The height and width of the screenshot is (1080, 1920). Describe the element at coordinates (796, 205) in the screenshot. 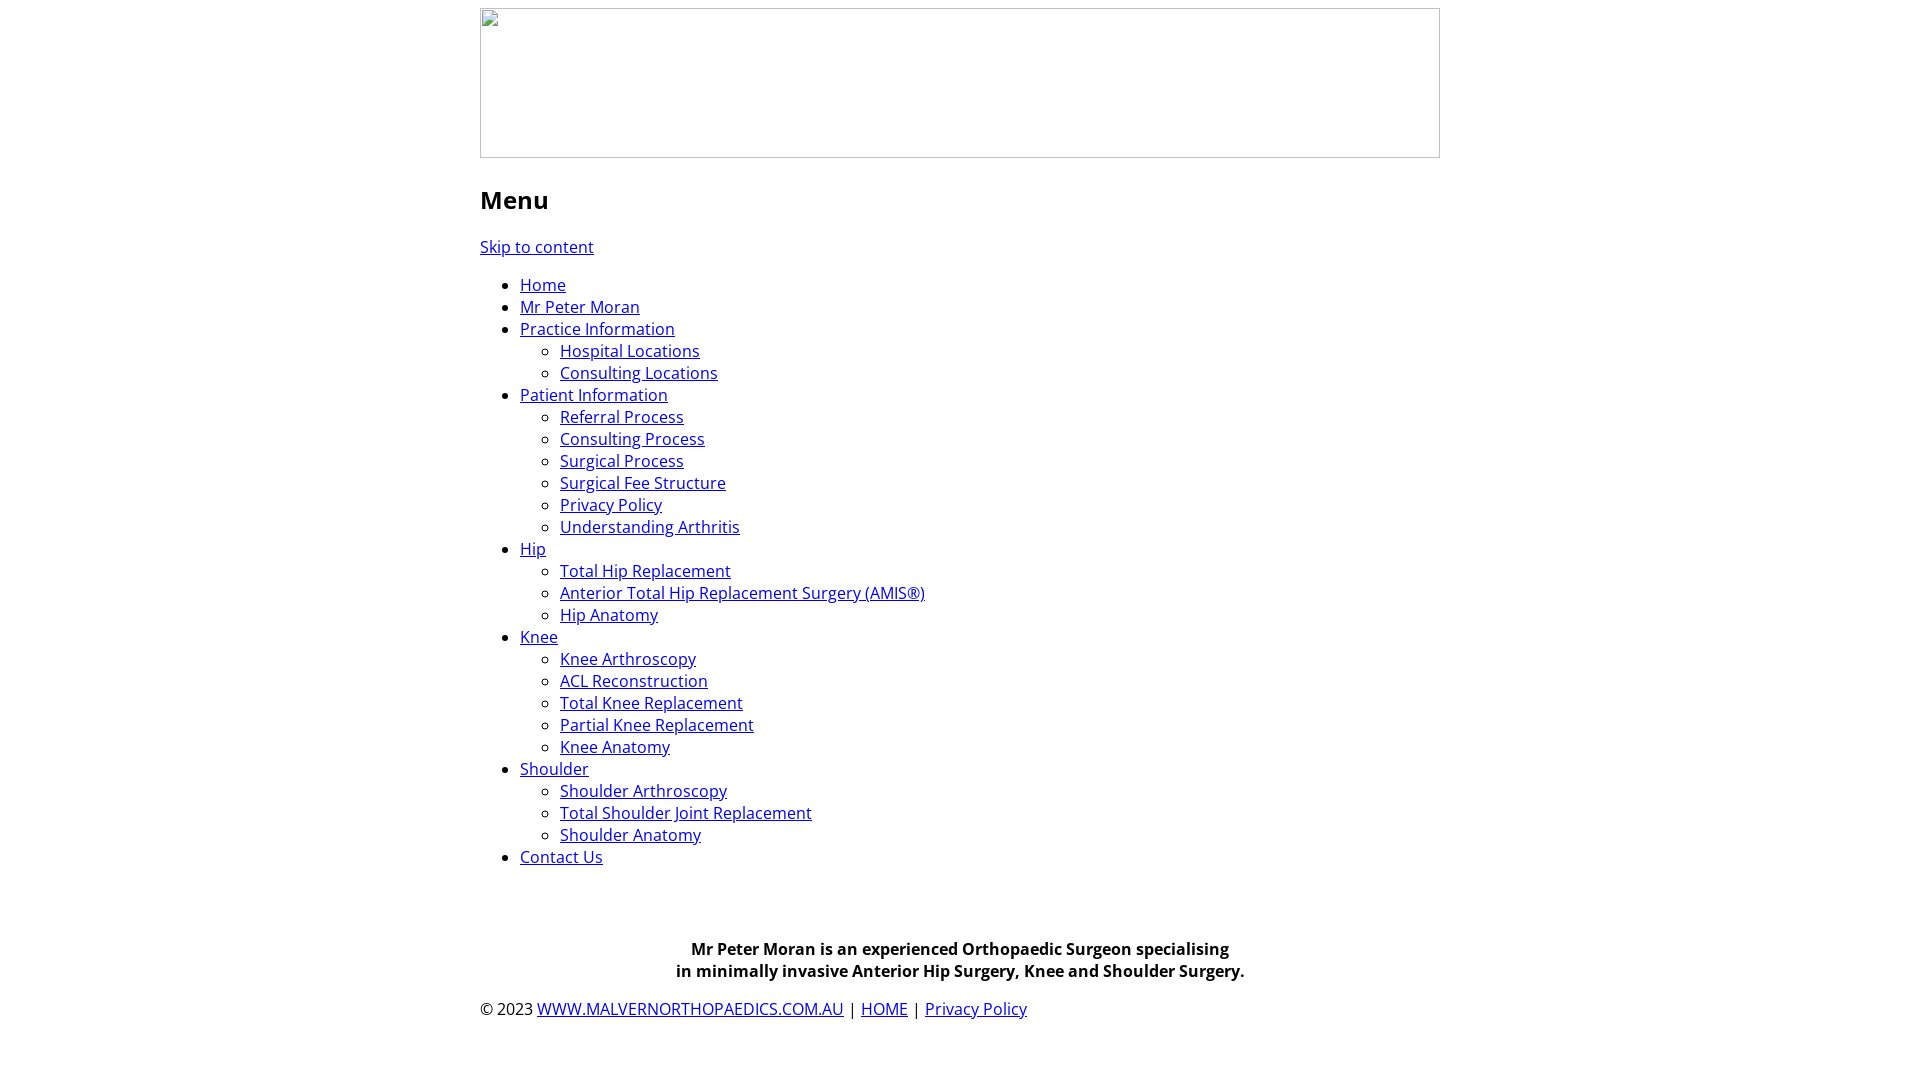

I see `'Mr Peter Moran (MBBS FRACS, FAOrthA)'` at that location.